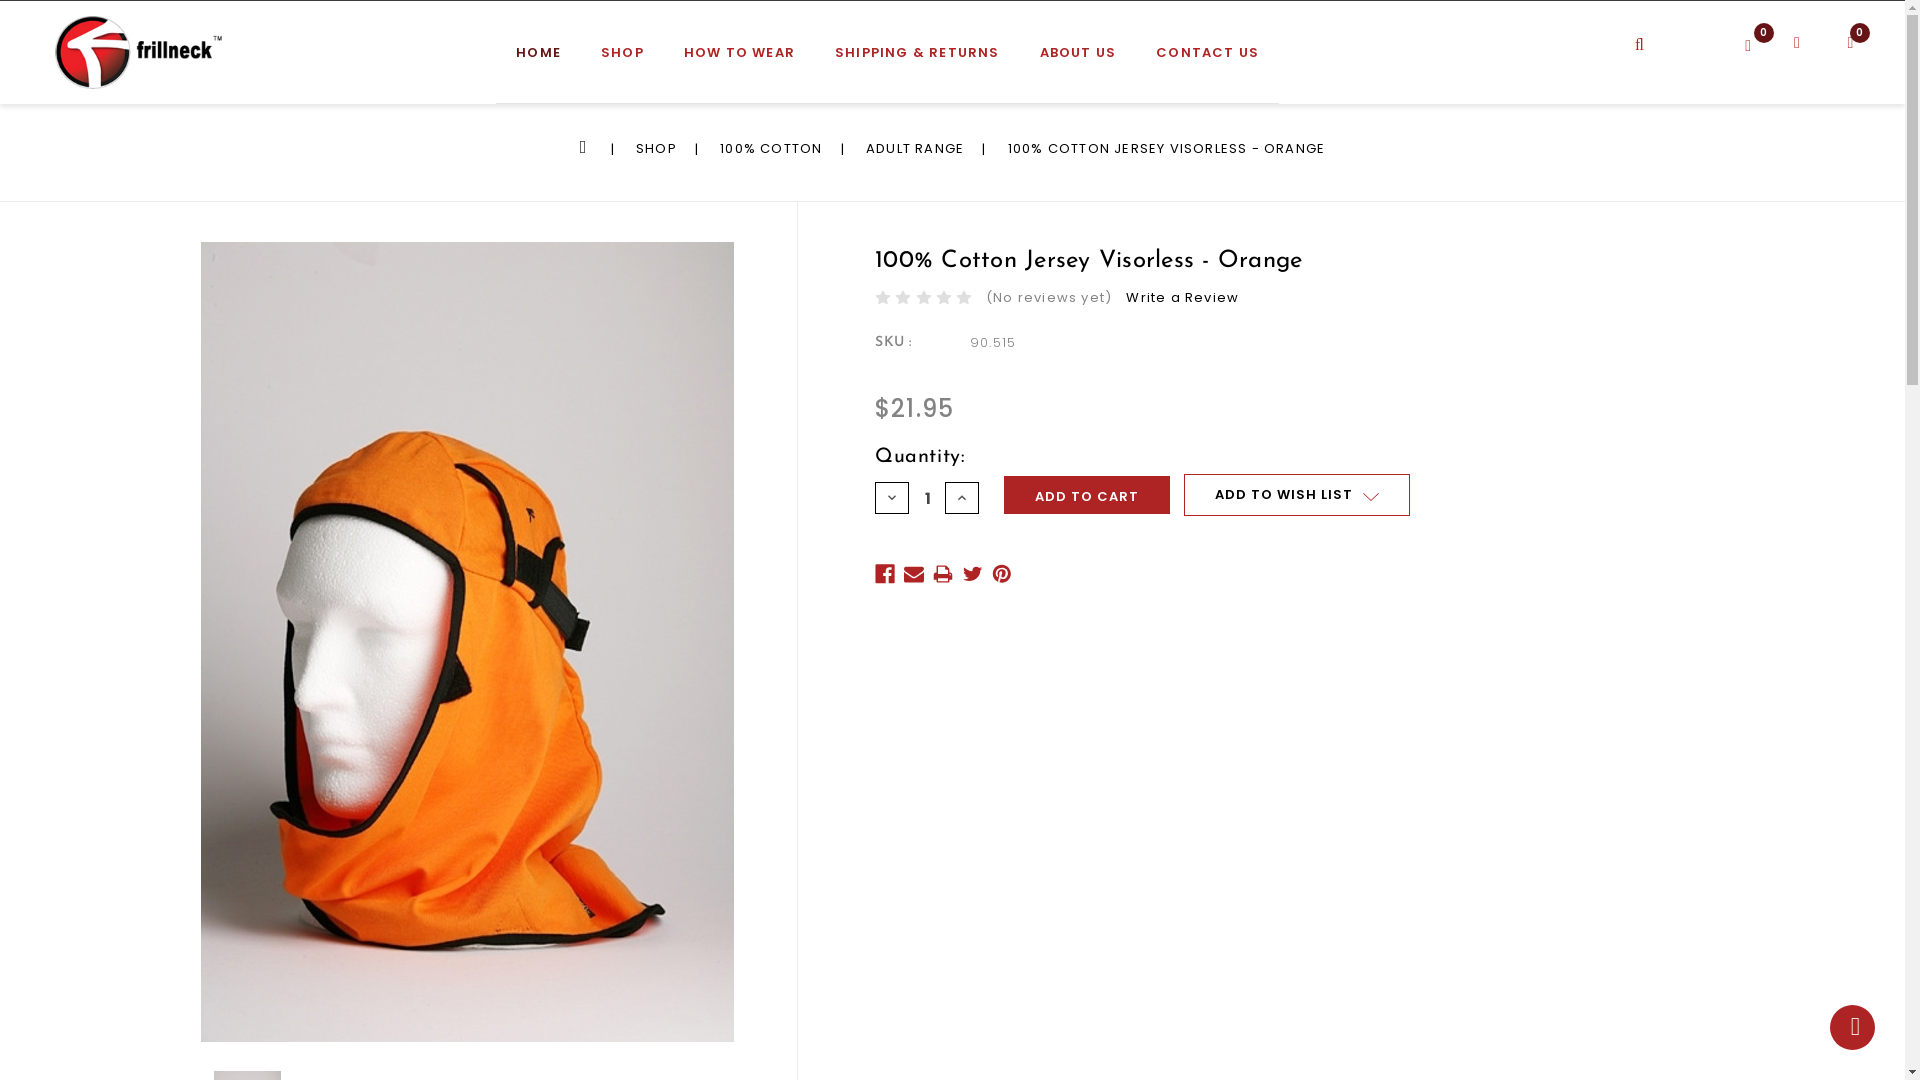  Describe the element at coordinates (770, 147) in the screenshot. I see `'100% COTTON'` at that location.